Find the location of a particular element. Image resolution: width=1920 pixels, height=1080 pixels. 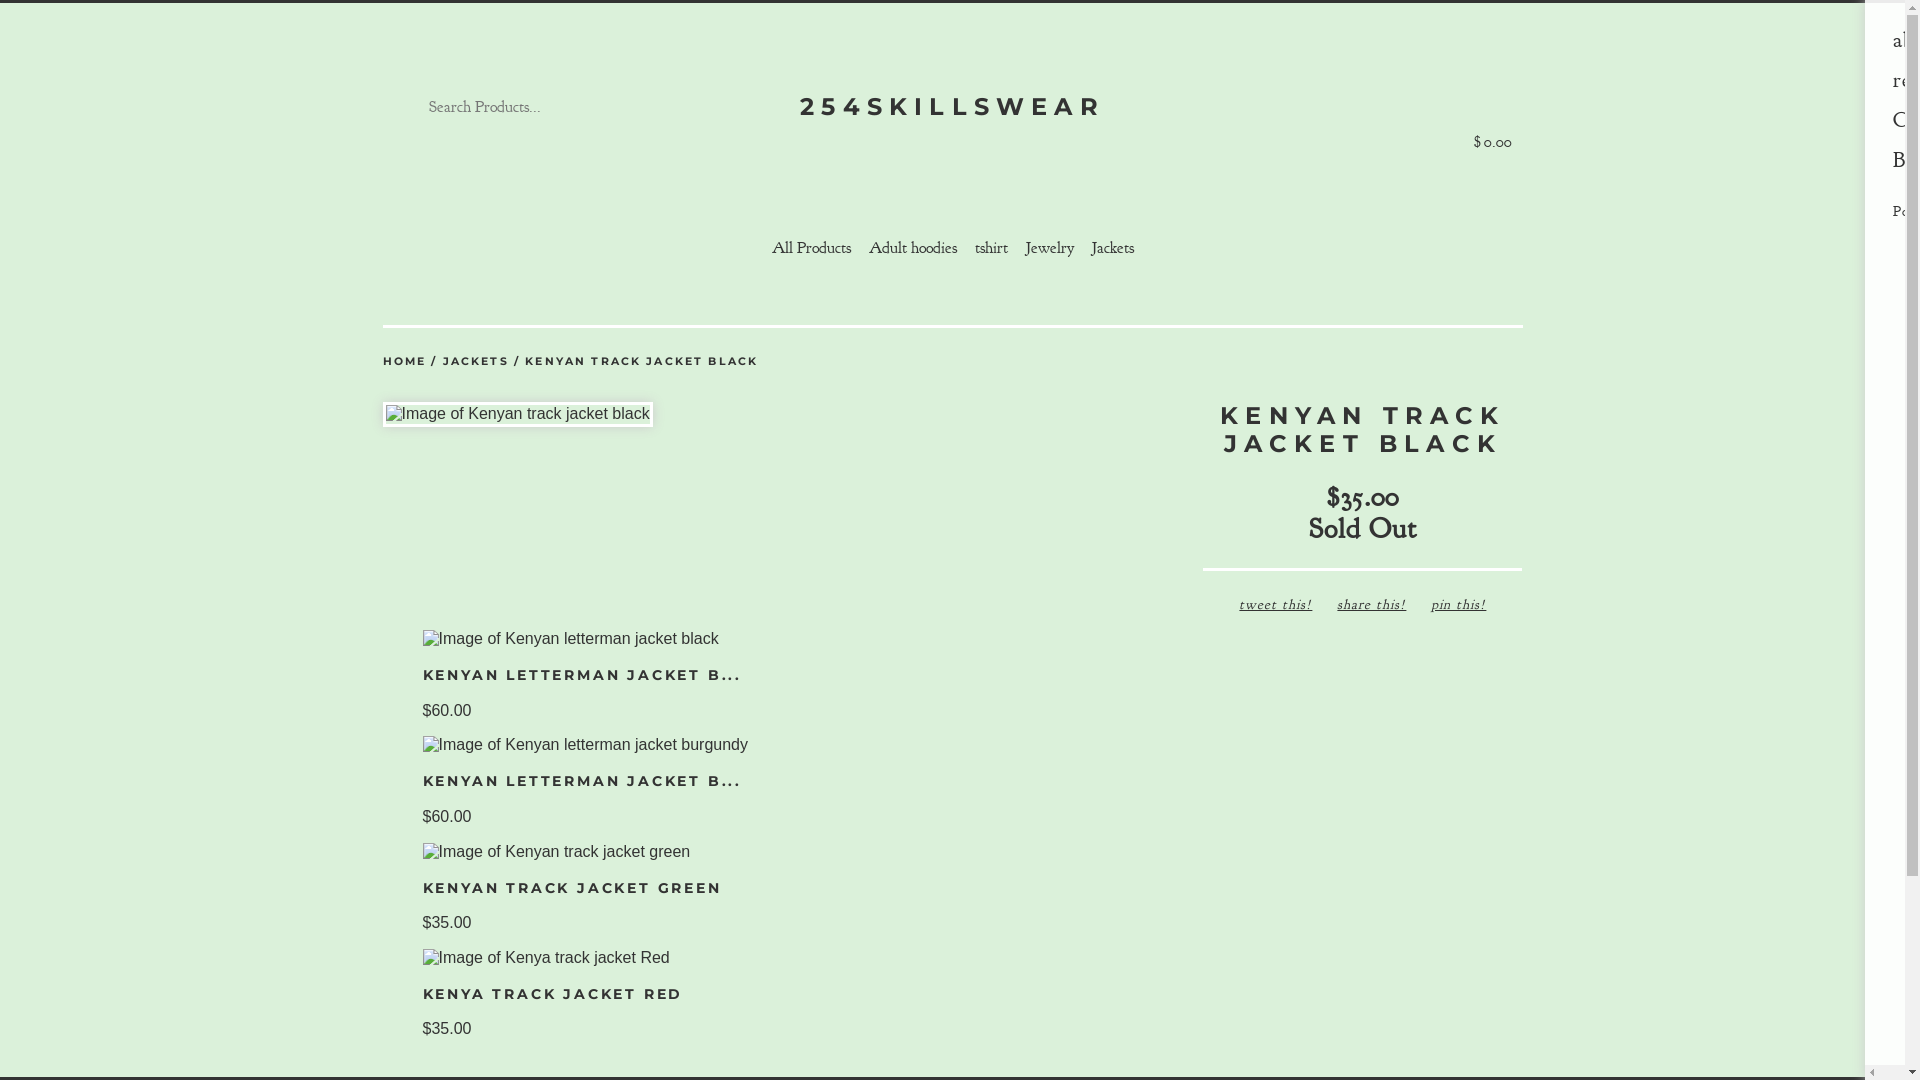

'tshirt' is located at coordinates (990, 246).